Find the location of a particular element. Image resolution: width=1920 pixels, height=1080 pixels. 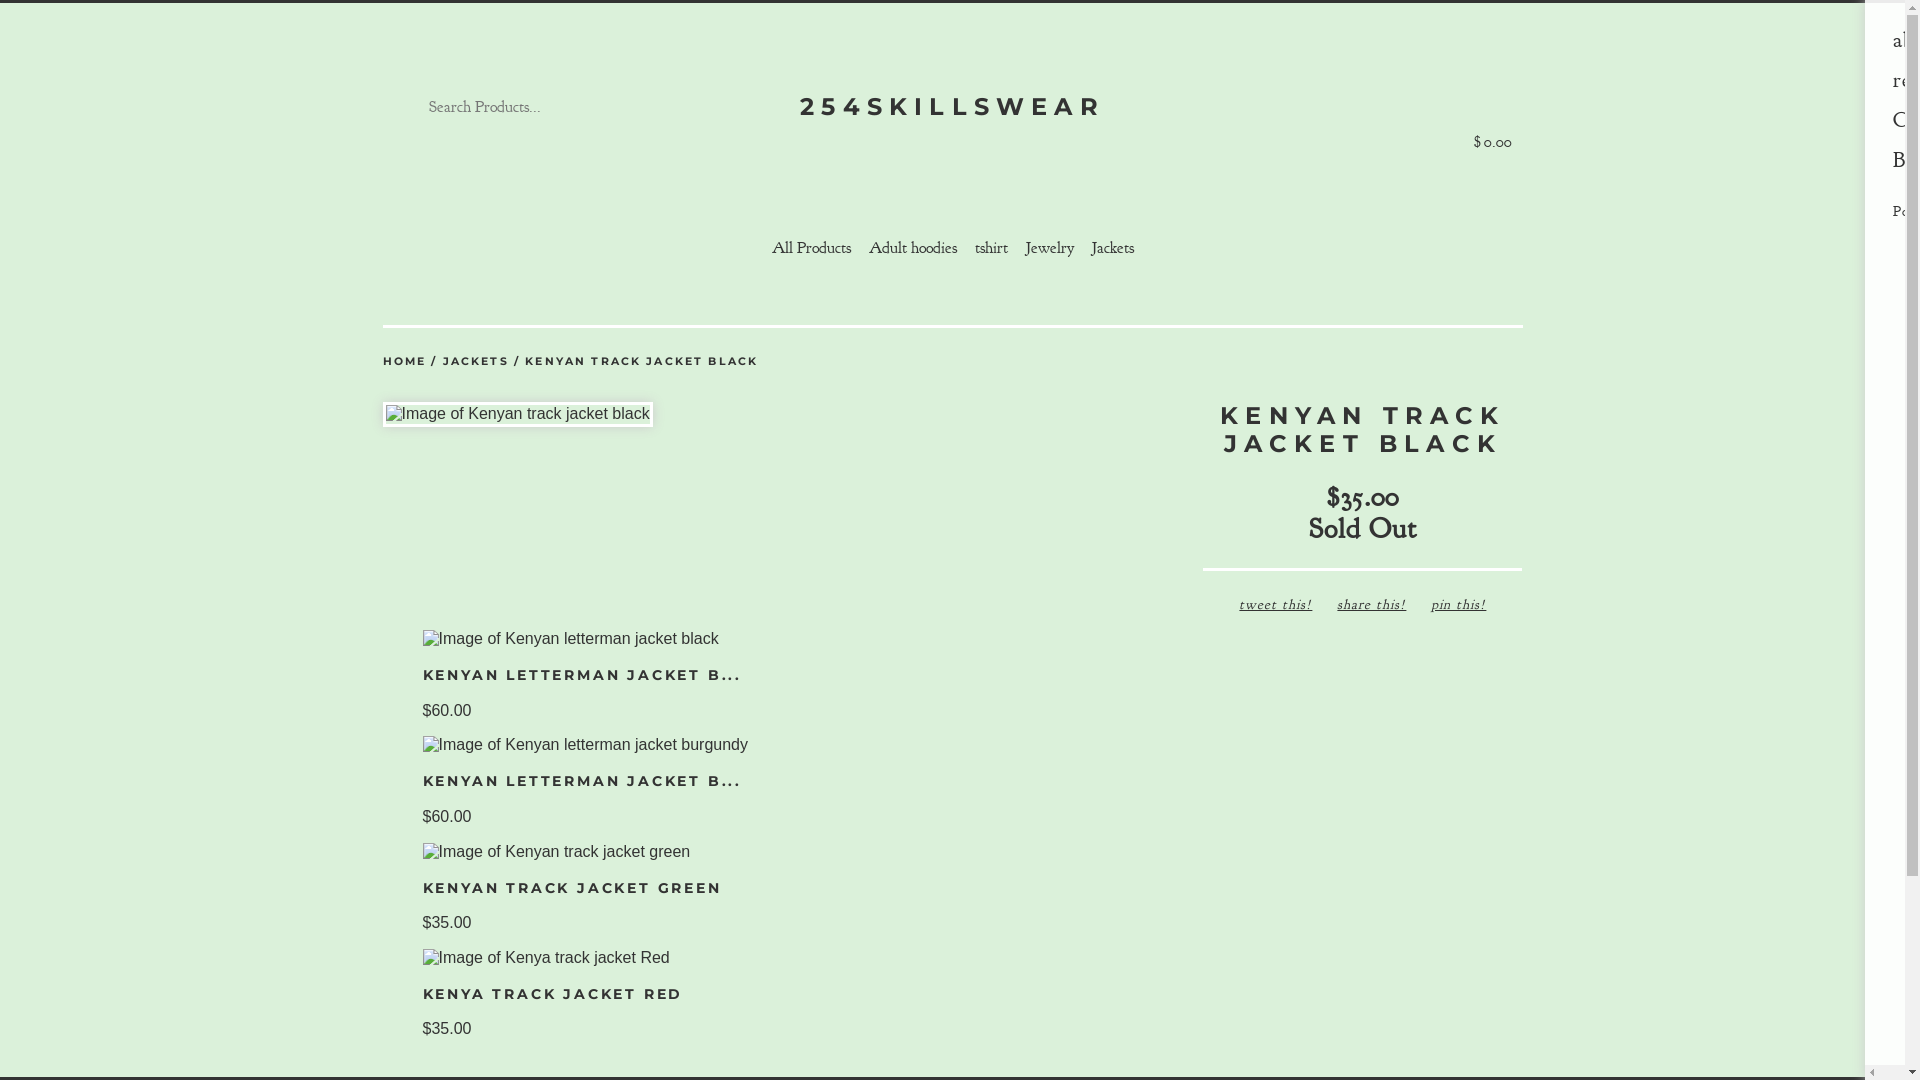

'tshirt' is located at coordinates (990, 246).